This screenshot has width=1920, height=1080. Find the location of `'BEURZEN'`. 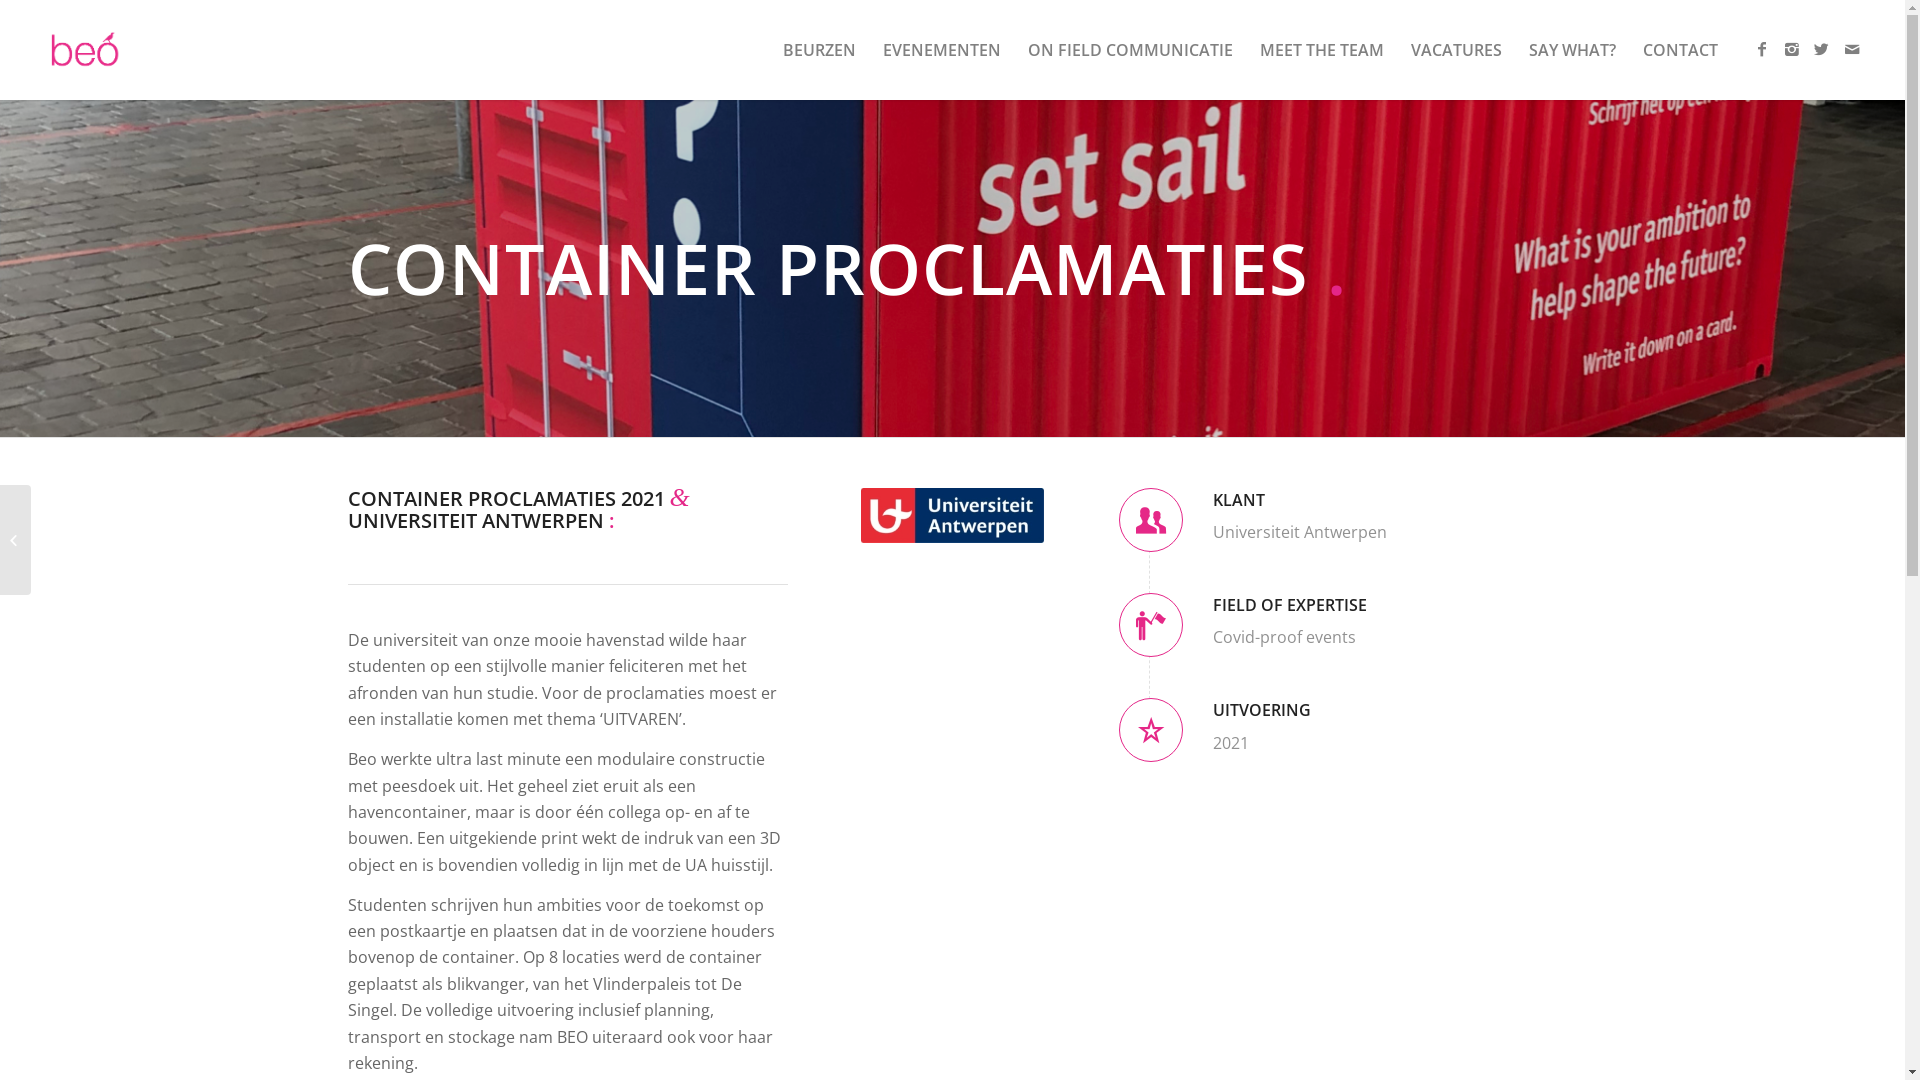

'BEURZEN' is located at coordinates (819, 49).